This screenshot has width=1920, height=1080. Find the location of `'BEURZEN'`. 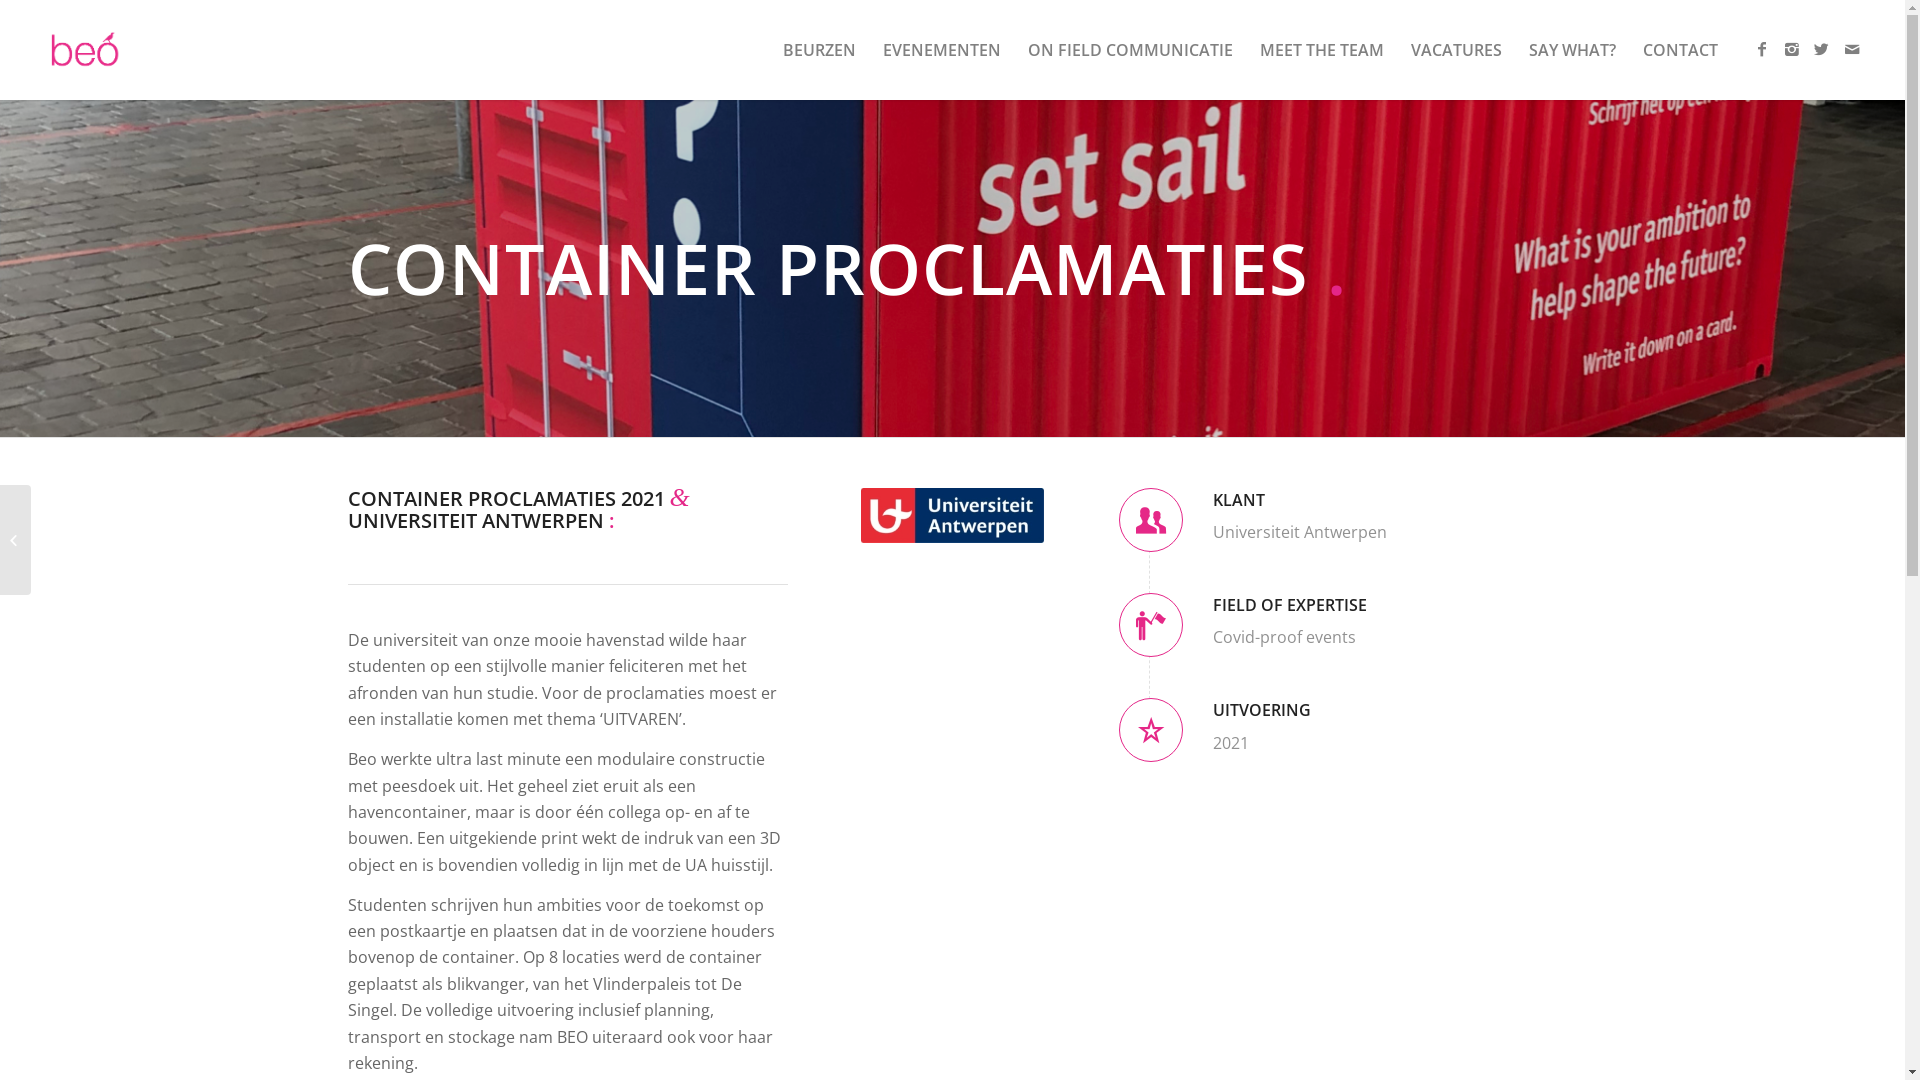

'BEURZEN' is located at coordinates (819, 49).